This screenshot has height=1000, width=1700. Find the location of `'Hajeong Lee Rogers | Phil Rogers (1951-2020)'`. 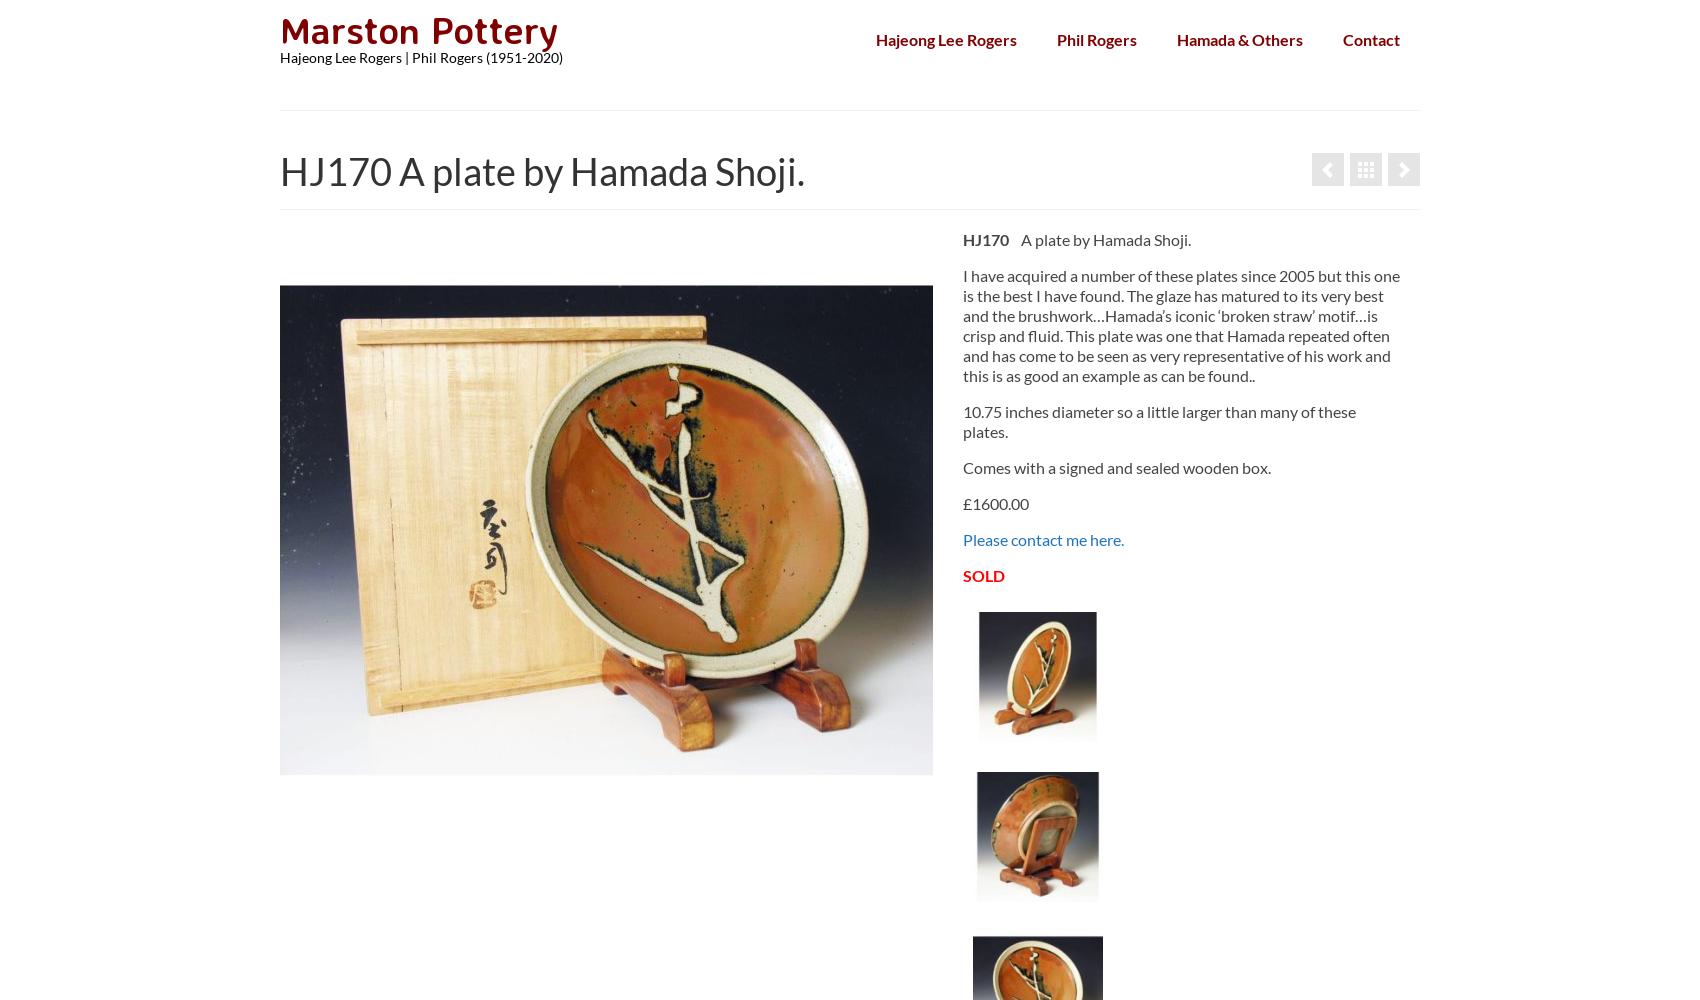

'Hajeong Lee Rogers | Phil Rogers (1951-2020)' is located at coordinates (420, 57).